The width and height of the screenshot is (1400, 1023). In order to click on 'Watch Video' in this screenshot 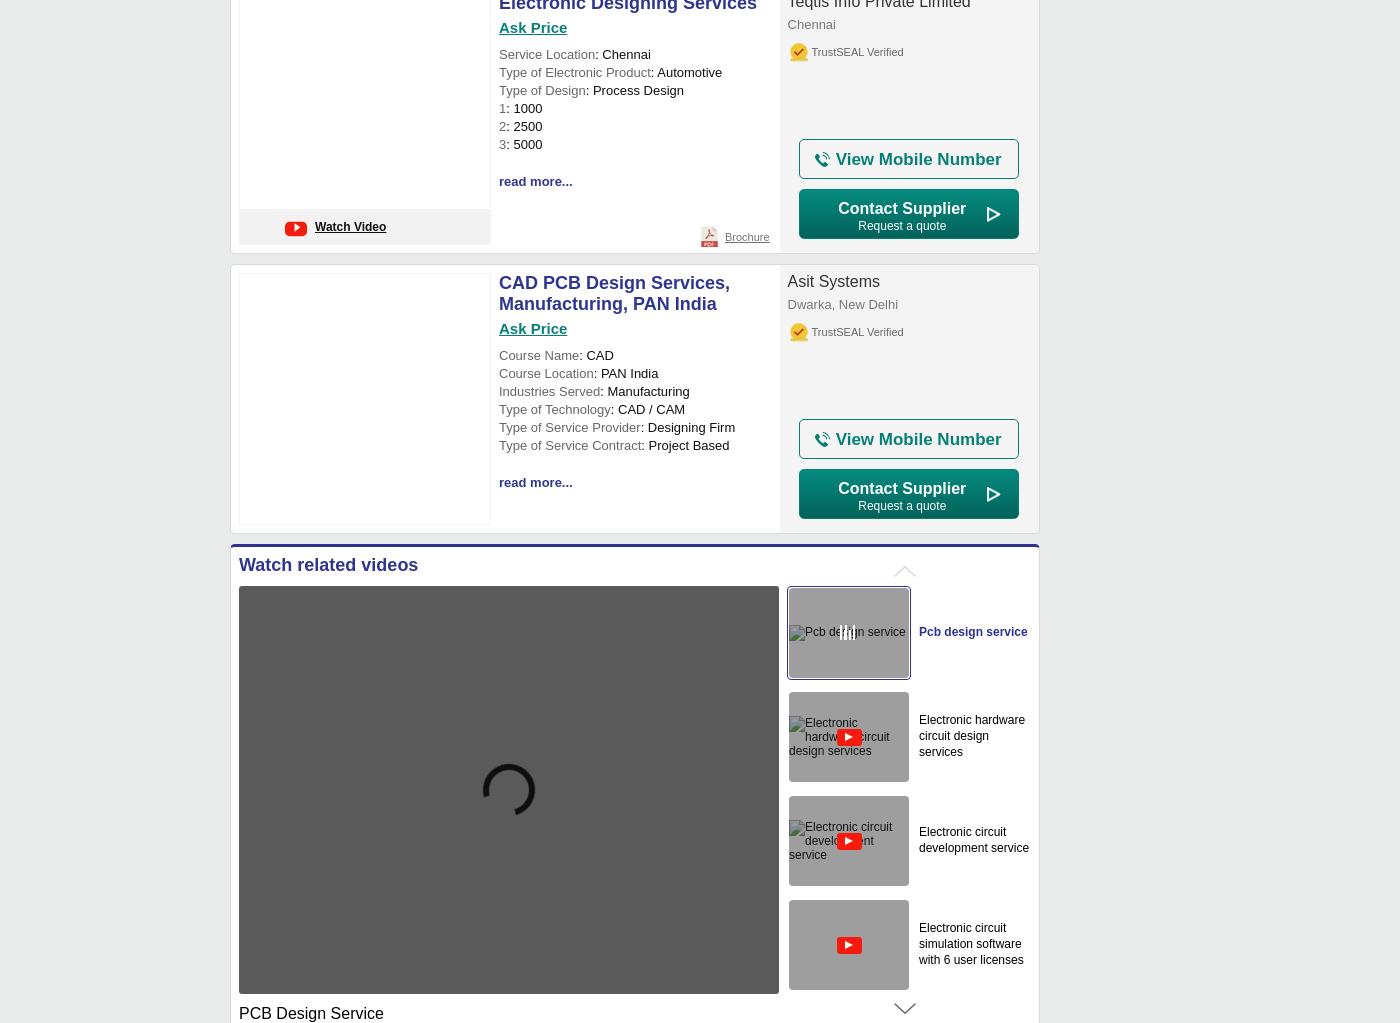, I will do `click(350, 226)`.